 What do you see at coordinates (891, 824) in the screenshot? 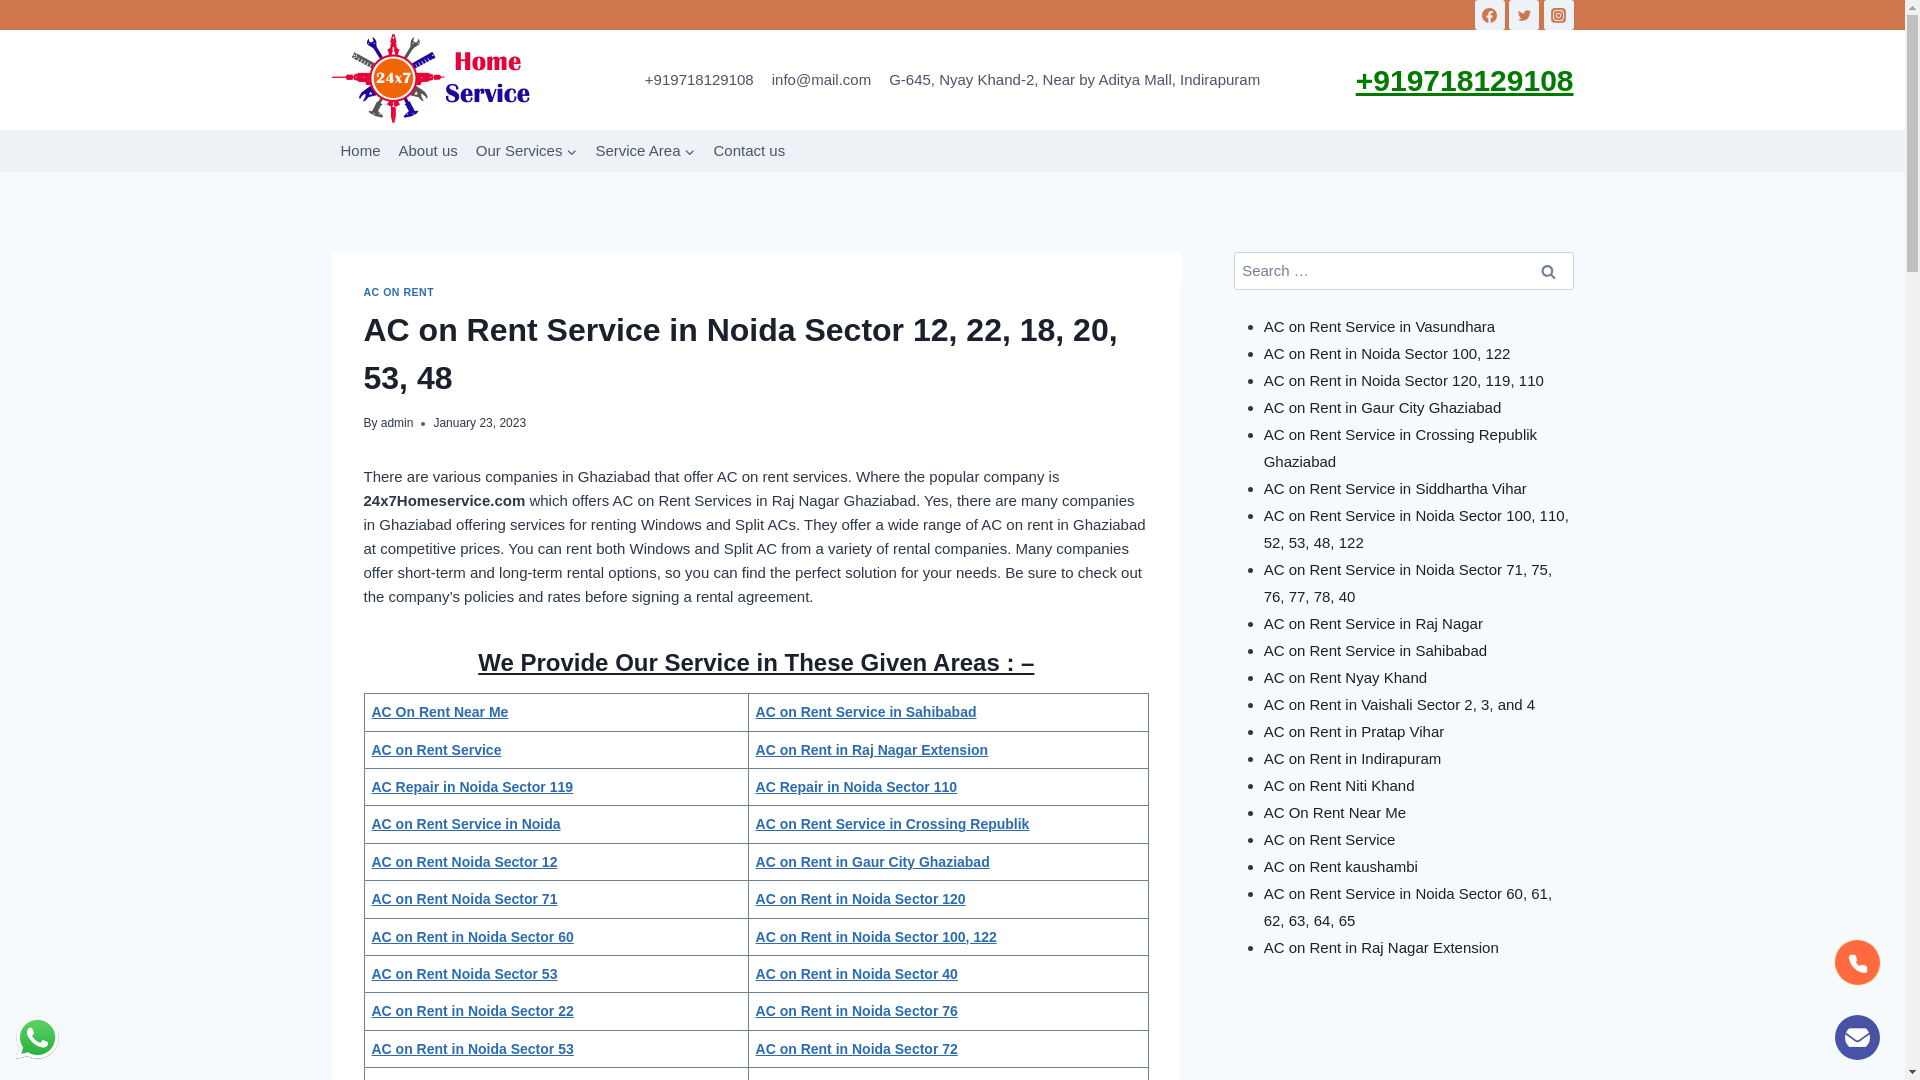
I see `'AC on Rent Service in Crossing Republik'` at bounding box center [891, 824].